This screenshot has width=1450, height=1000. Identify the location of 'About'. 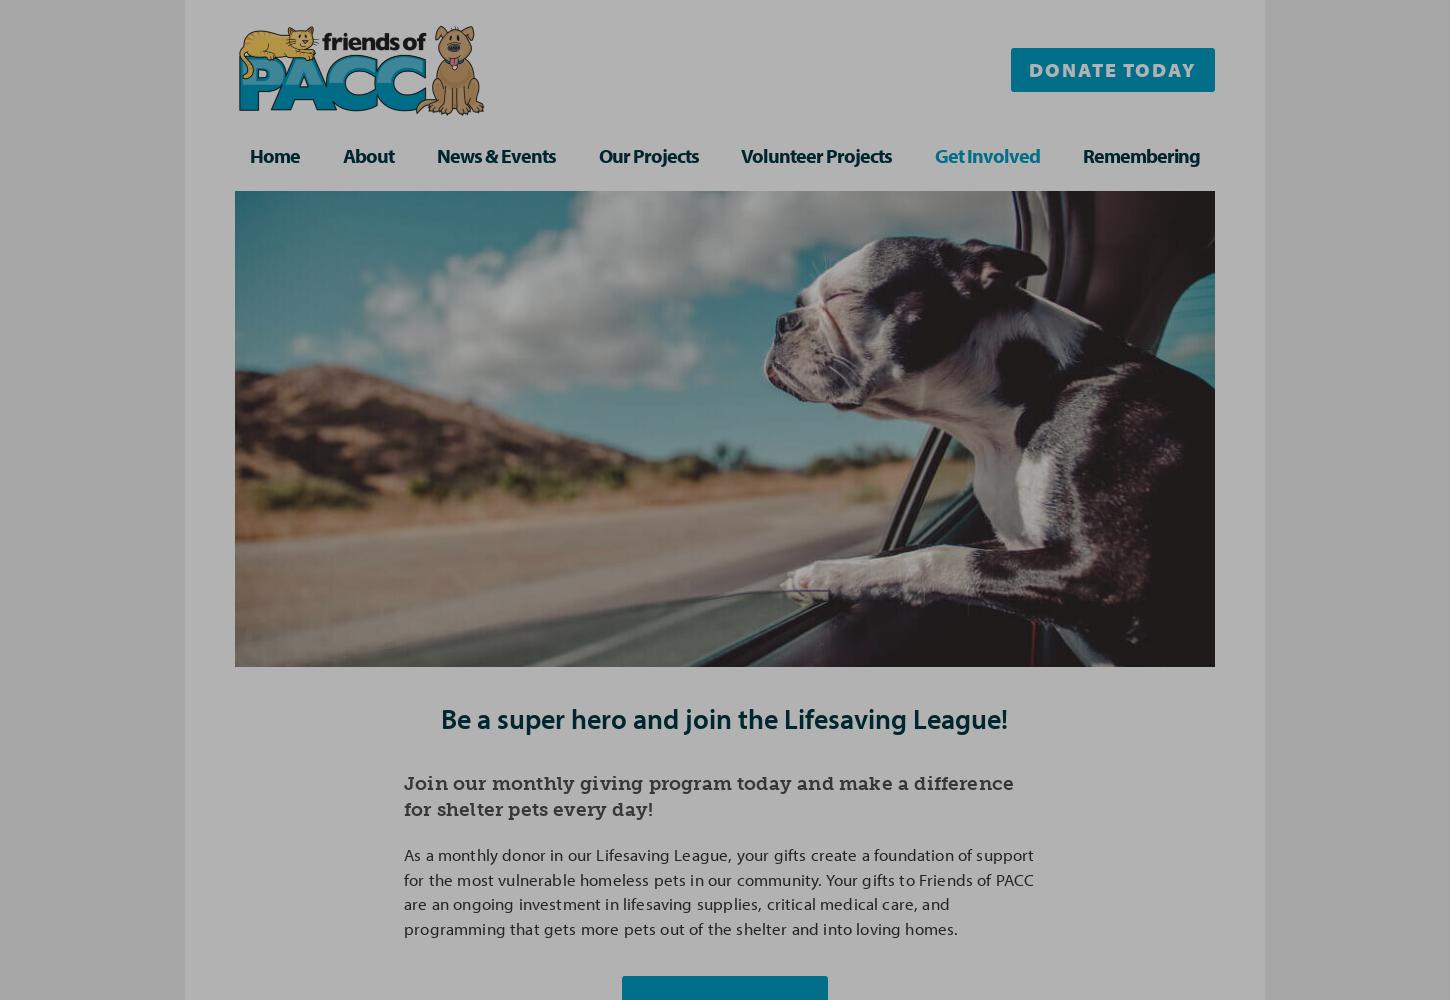
(366, 154).